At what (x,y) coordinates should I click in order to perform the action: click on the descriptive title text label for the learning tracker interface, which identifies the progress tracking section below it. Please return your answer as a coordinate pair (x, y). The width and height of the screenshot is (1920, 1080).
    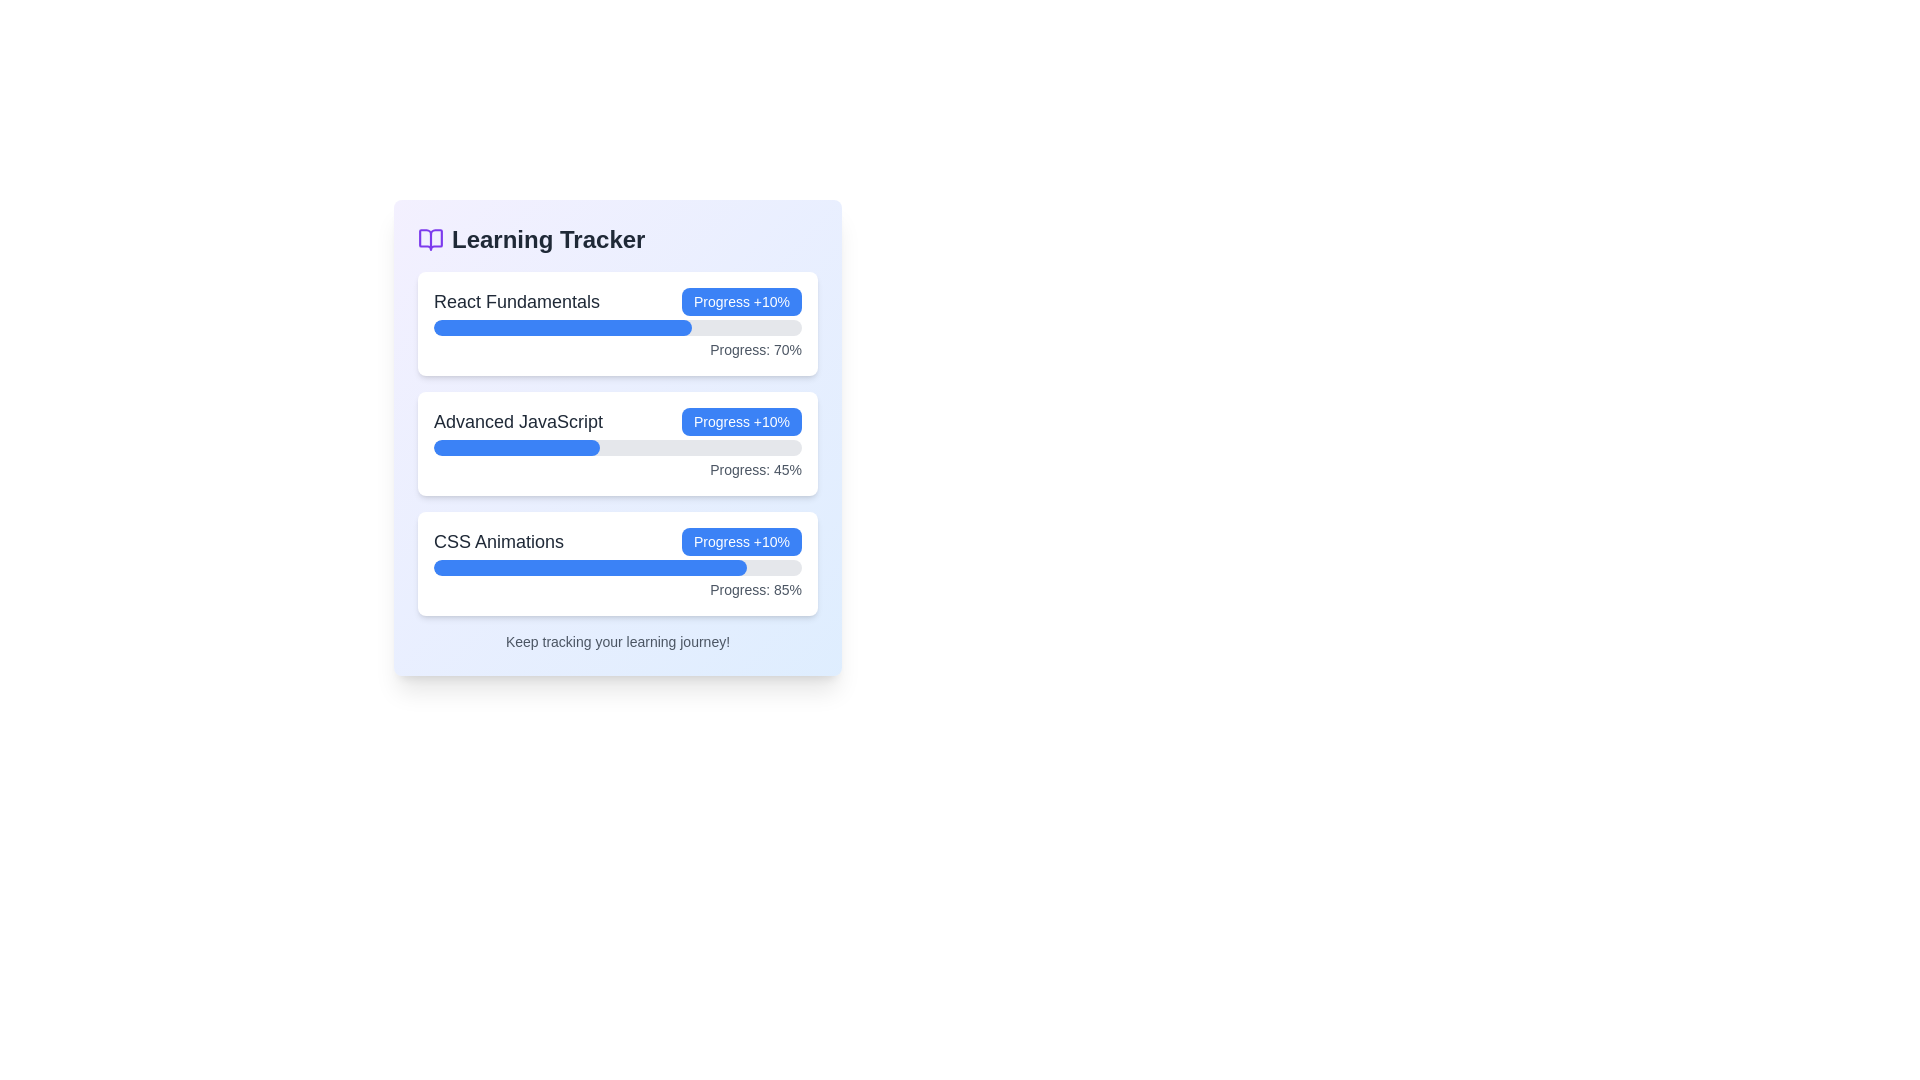
    Looking at the image, I should click on (518, 420).